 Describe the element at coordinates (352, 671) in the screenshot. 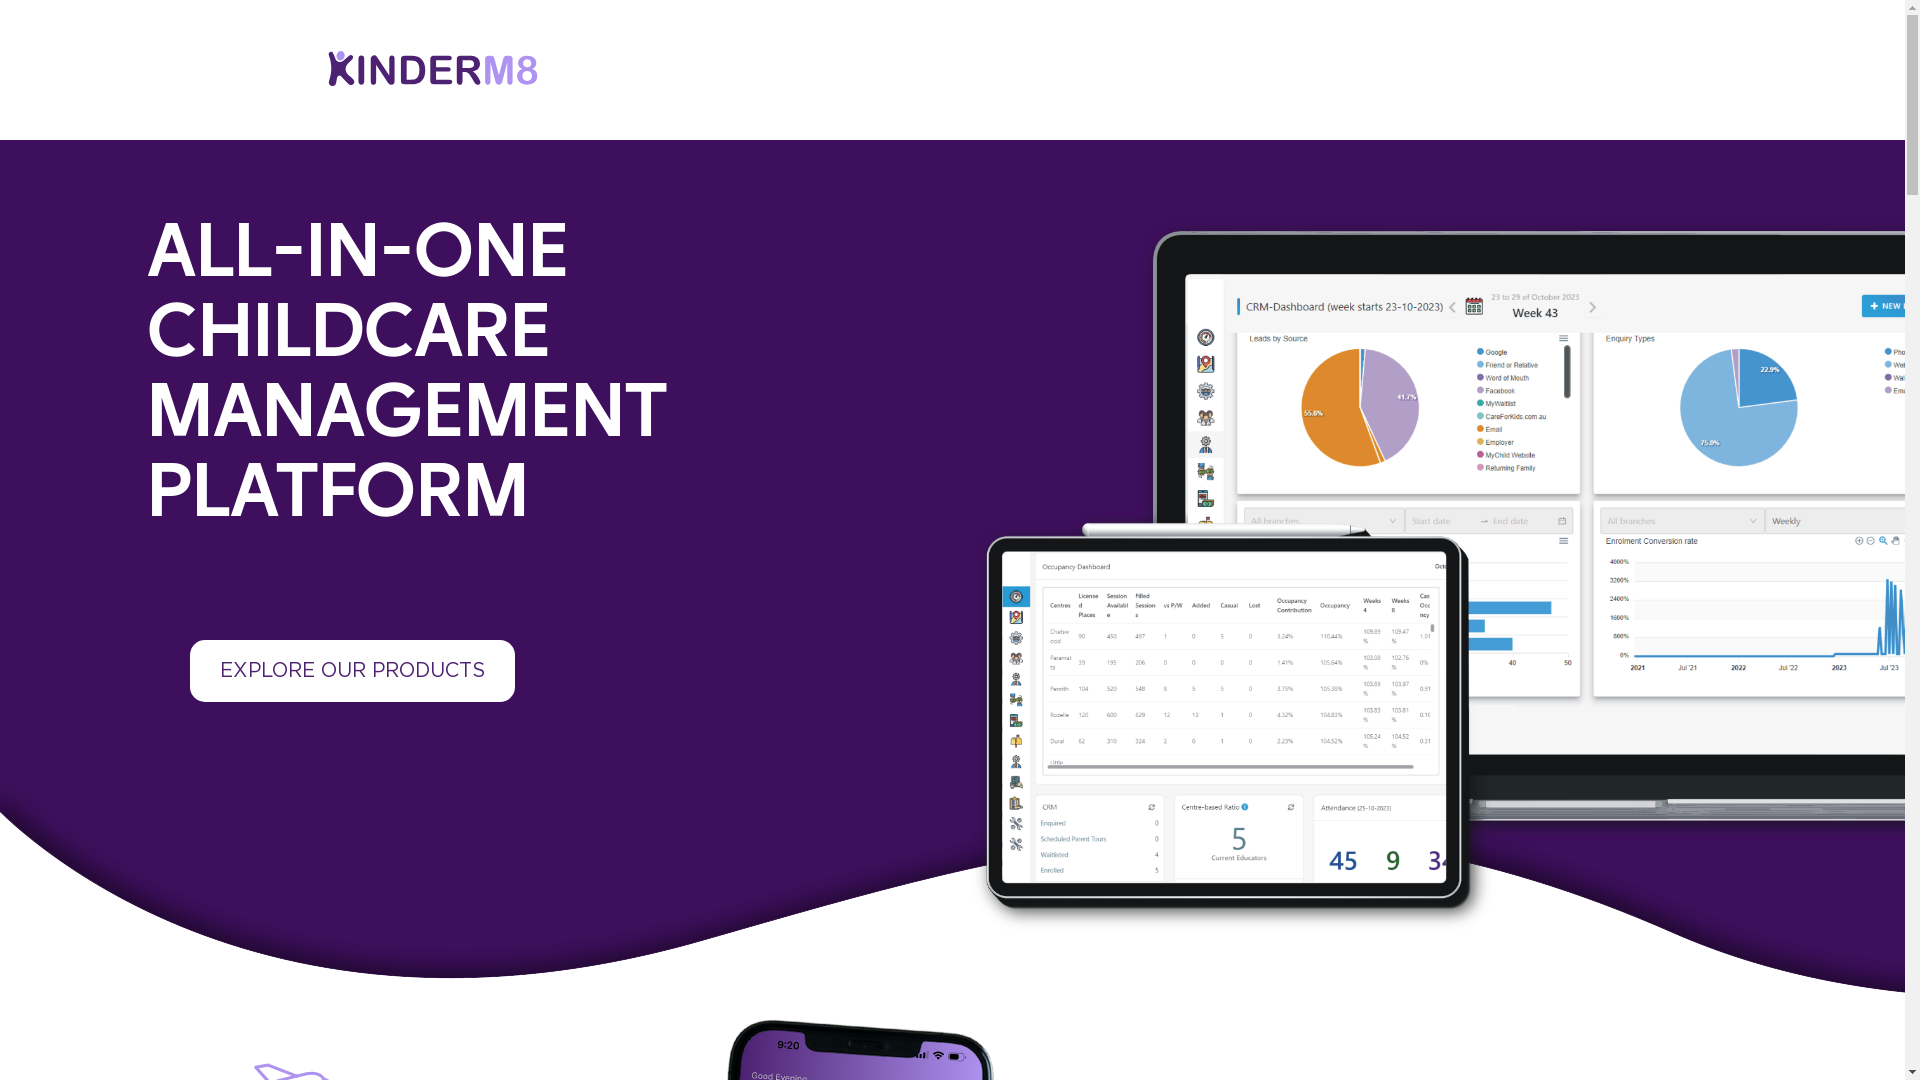

I see `'EXPLORE OUR PRODUCTS'` at that location.